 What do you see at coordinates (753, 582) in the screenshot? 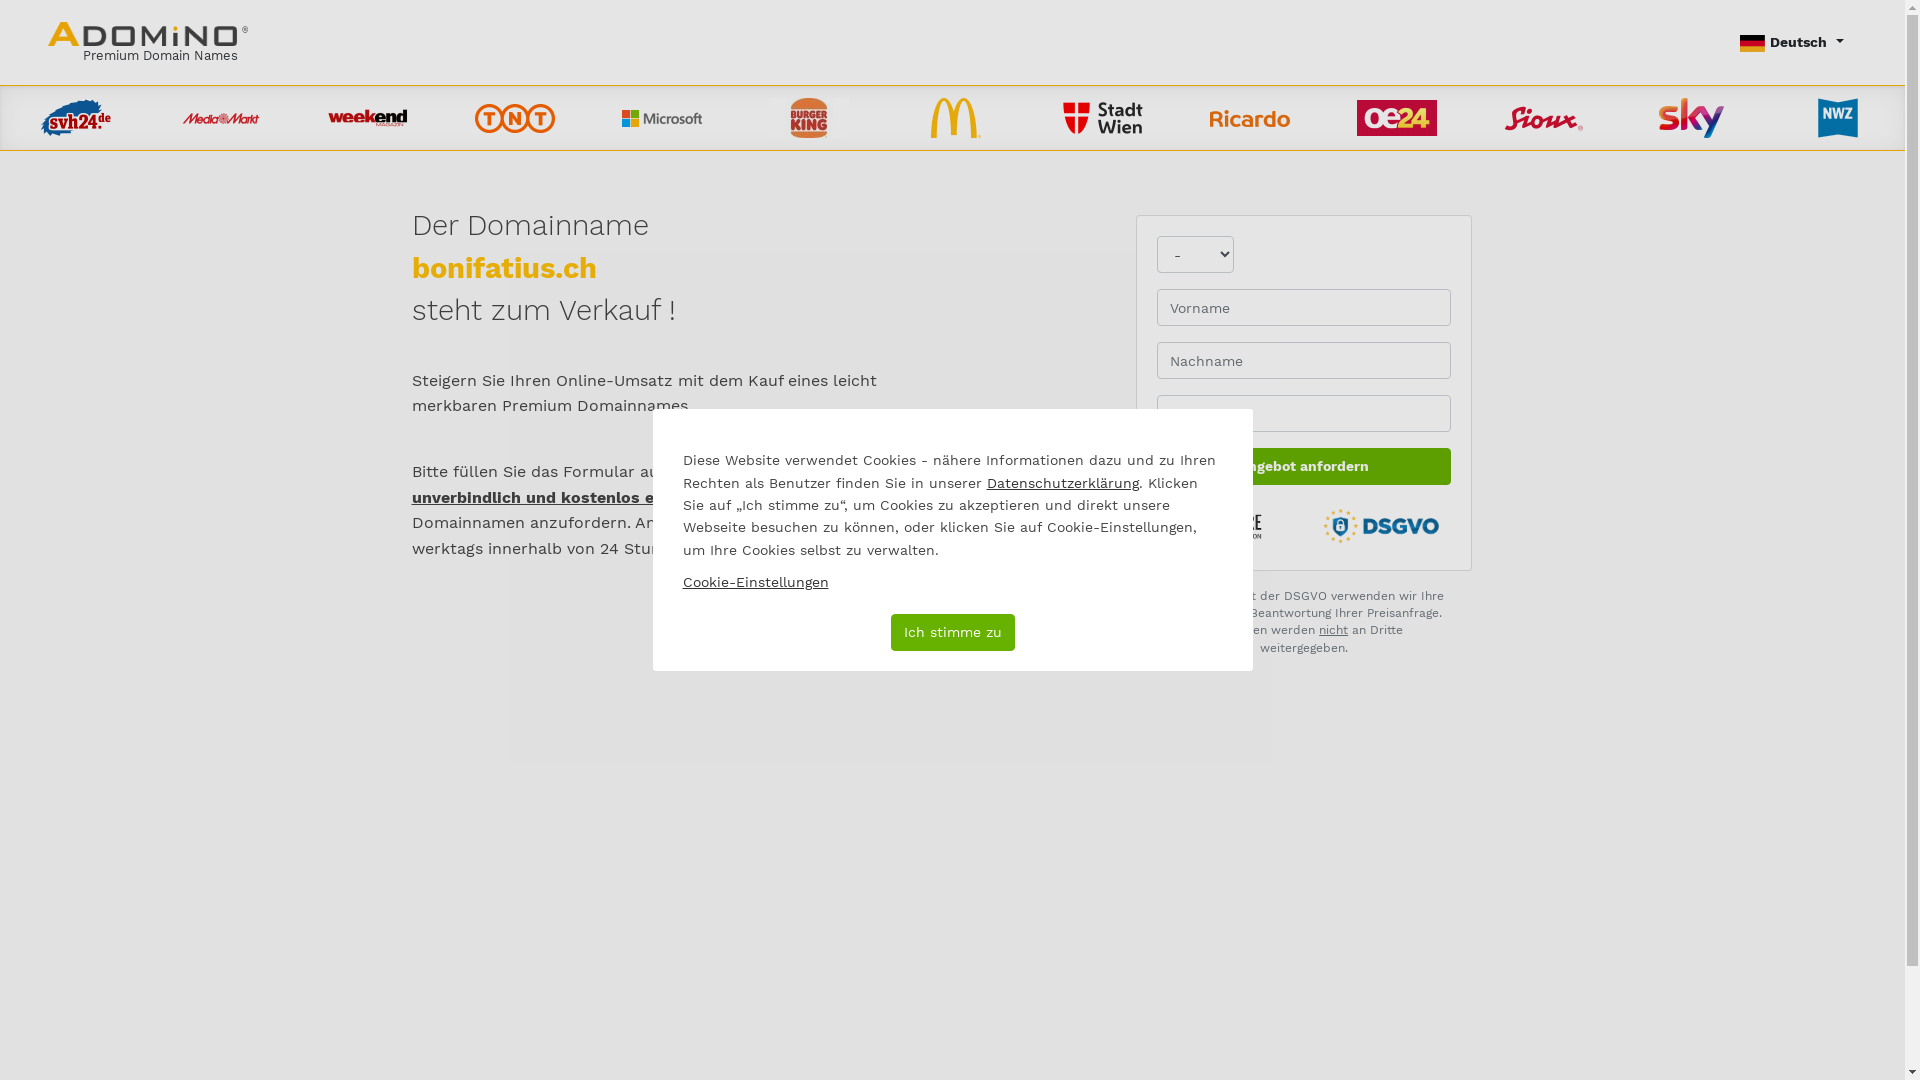
I see `'Cookie-Einstellungen'` at bounding box center [753, 582].